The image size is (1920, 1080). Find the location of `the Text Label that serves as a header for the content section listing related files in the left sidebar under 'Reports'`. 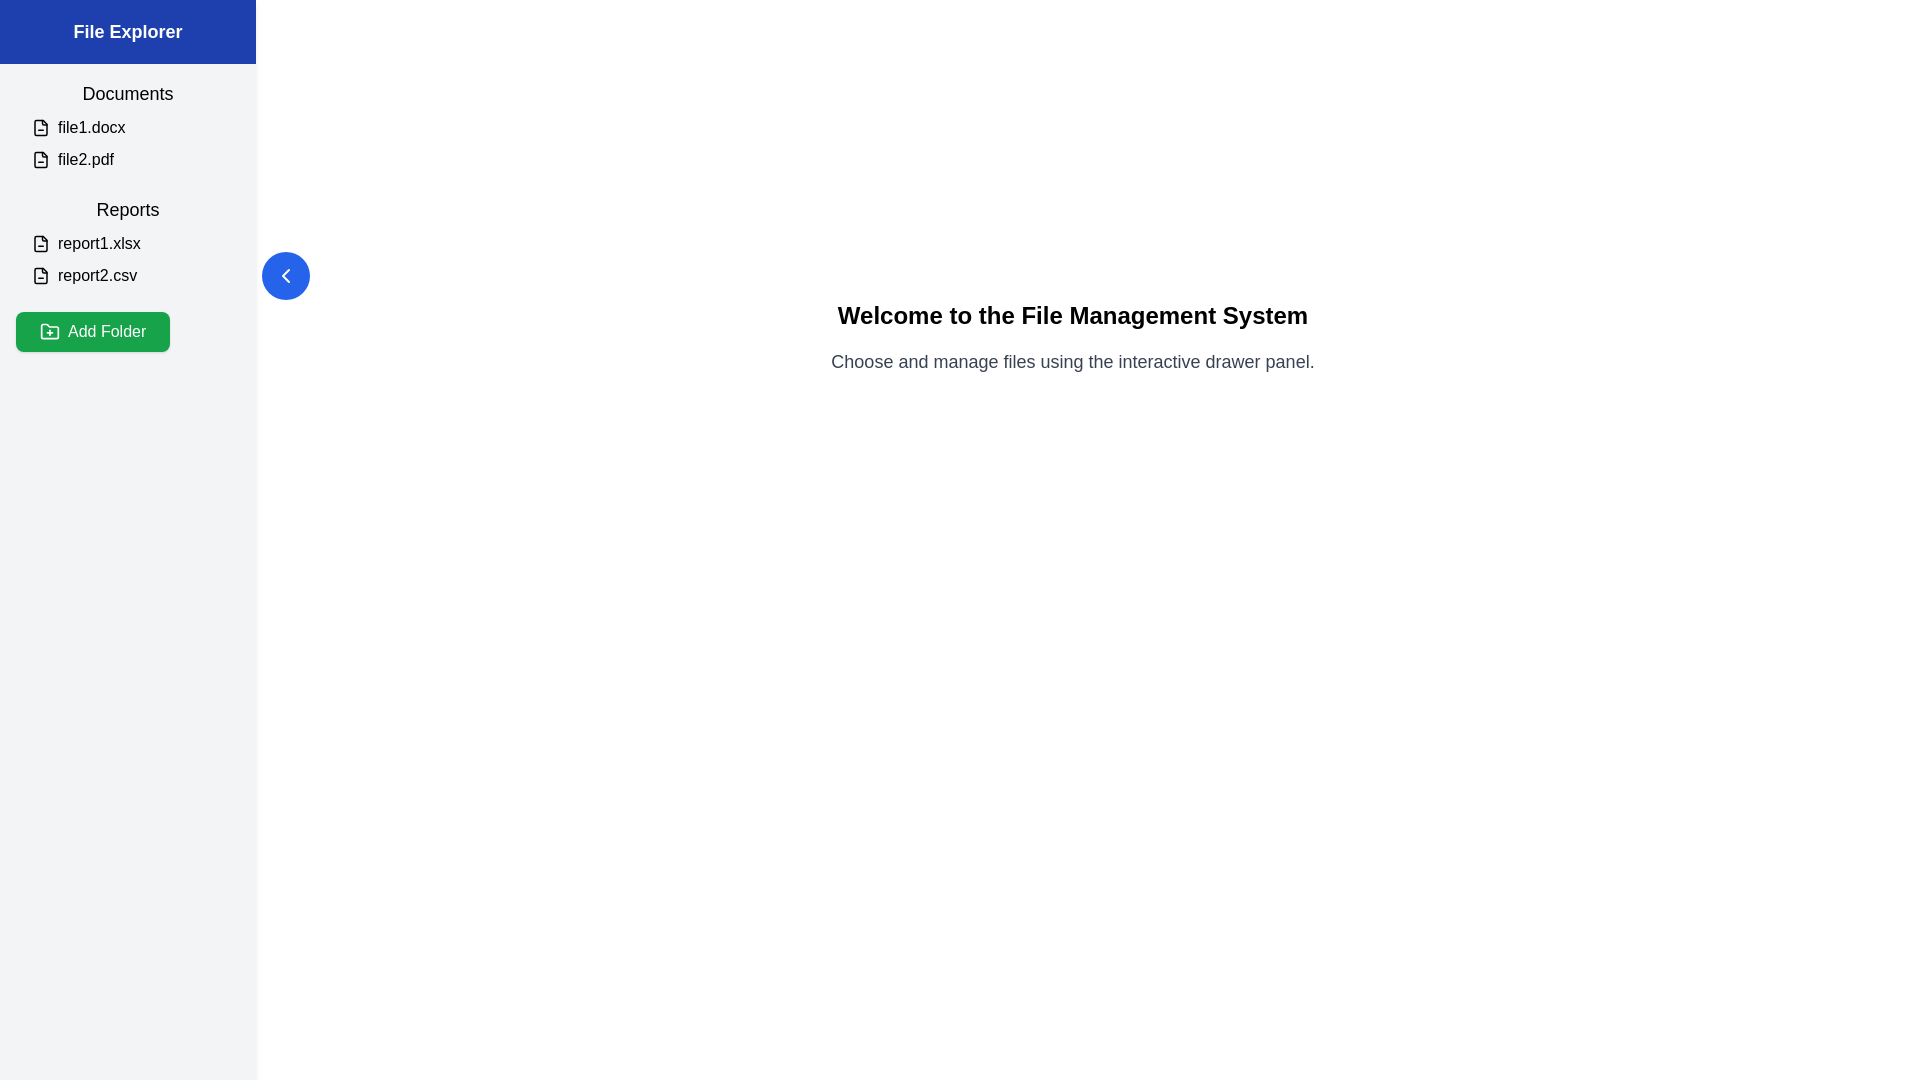

the Text Label that serves as a header for the content section listing related files in the left sidebar under 'Reports' is located at coordinates (127, 209).